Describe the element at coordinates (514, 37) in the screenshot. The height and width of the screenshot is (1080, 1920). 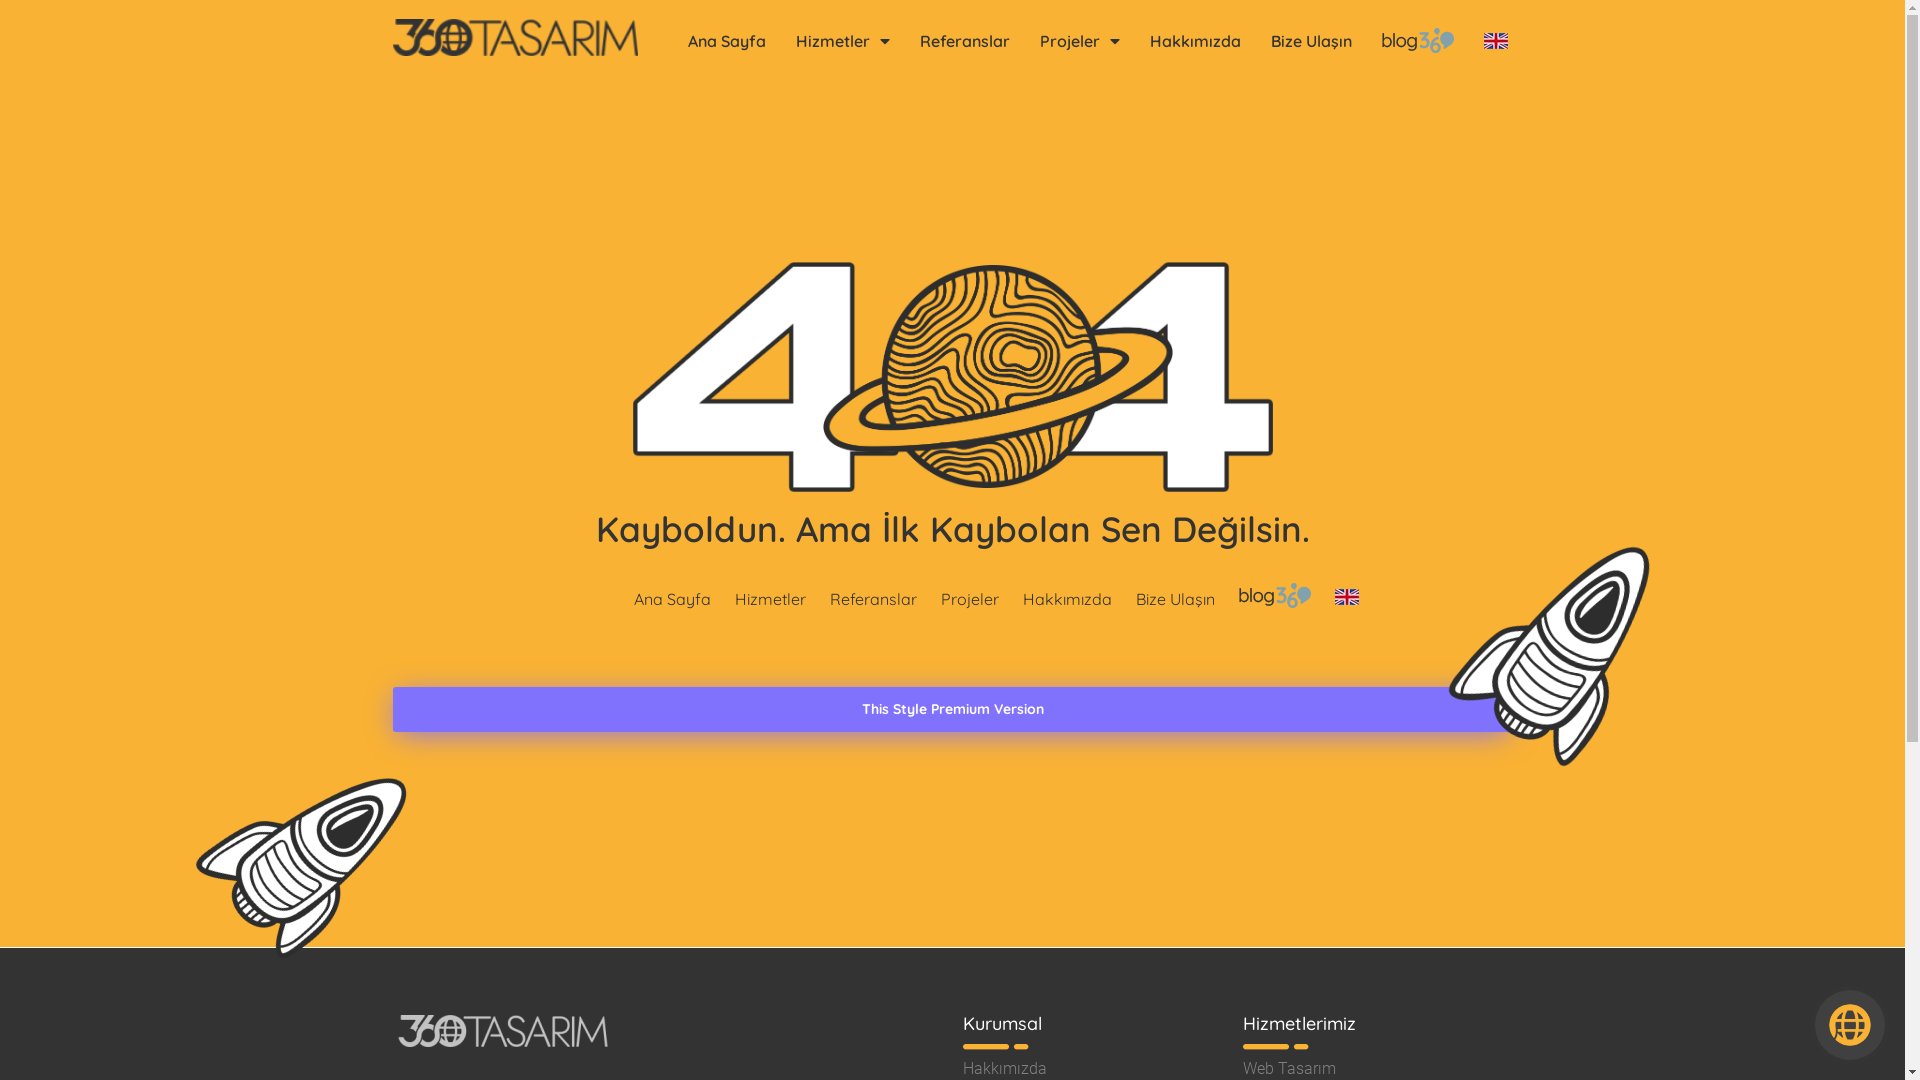
I see `'360tasarim-logo'` at that location.